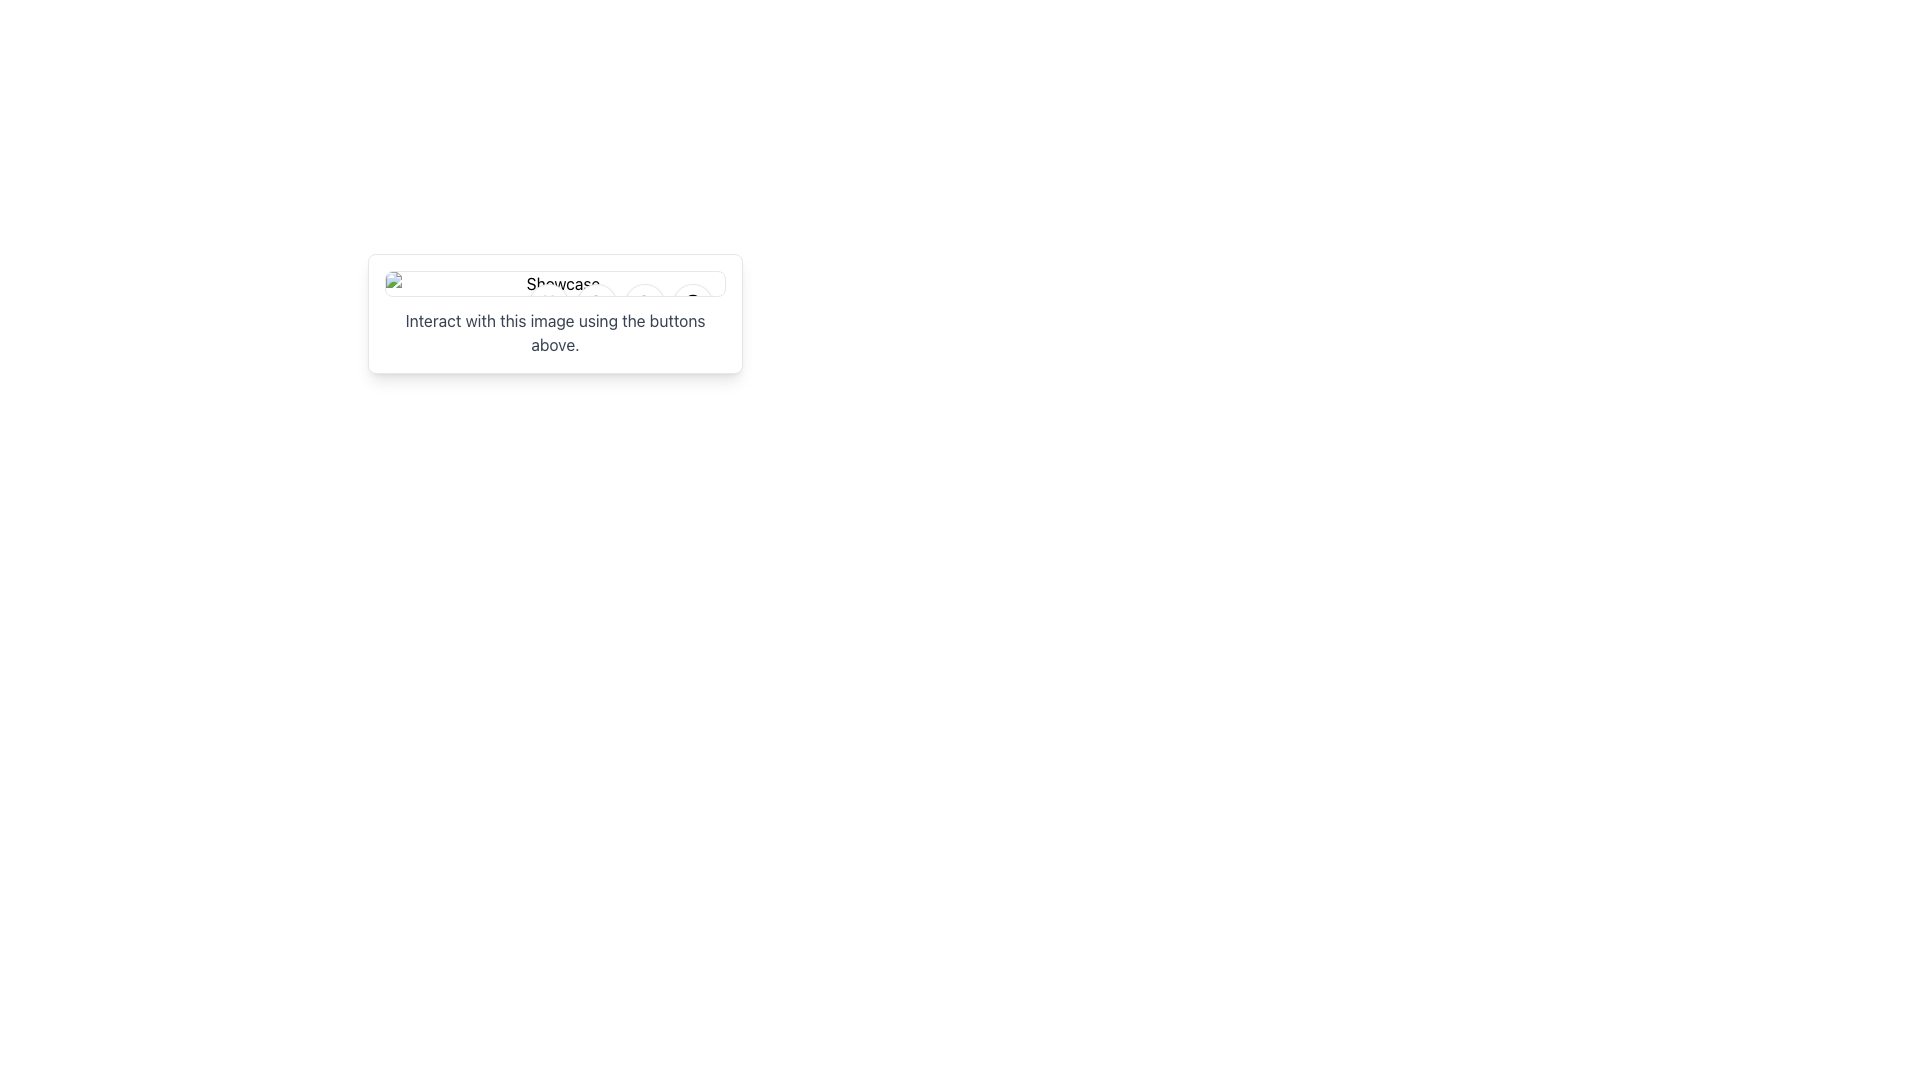  I want to click on the magnifying-glass icon with a plus sign within it, located at the center of a circular button in the horizontal toolbar, so click(595, 304).